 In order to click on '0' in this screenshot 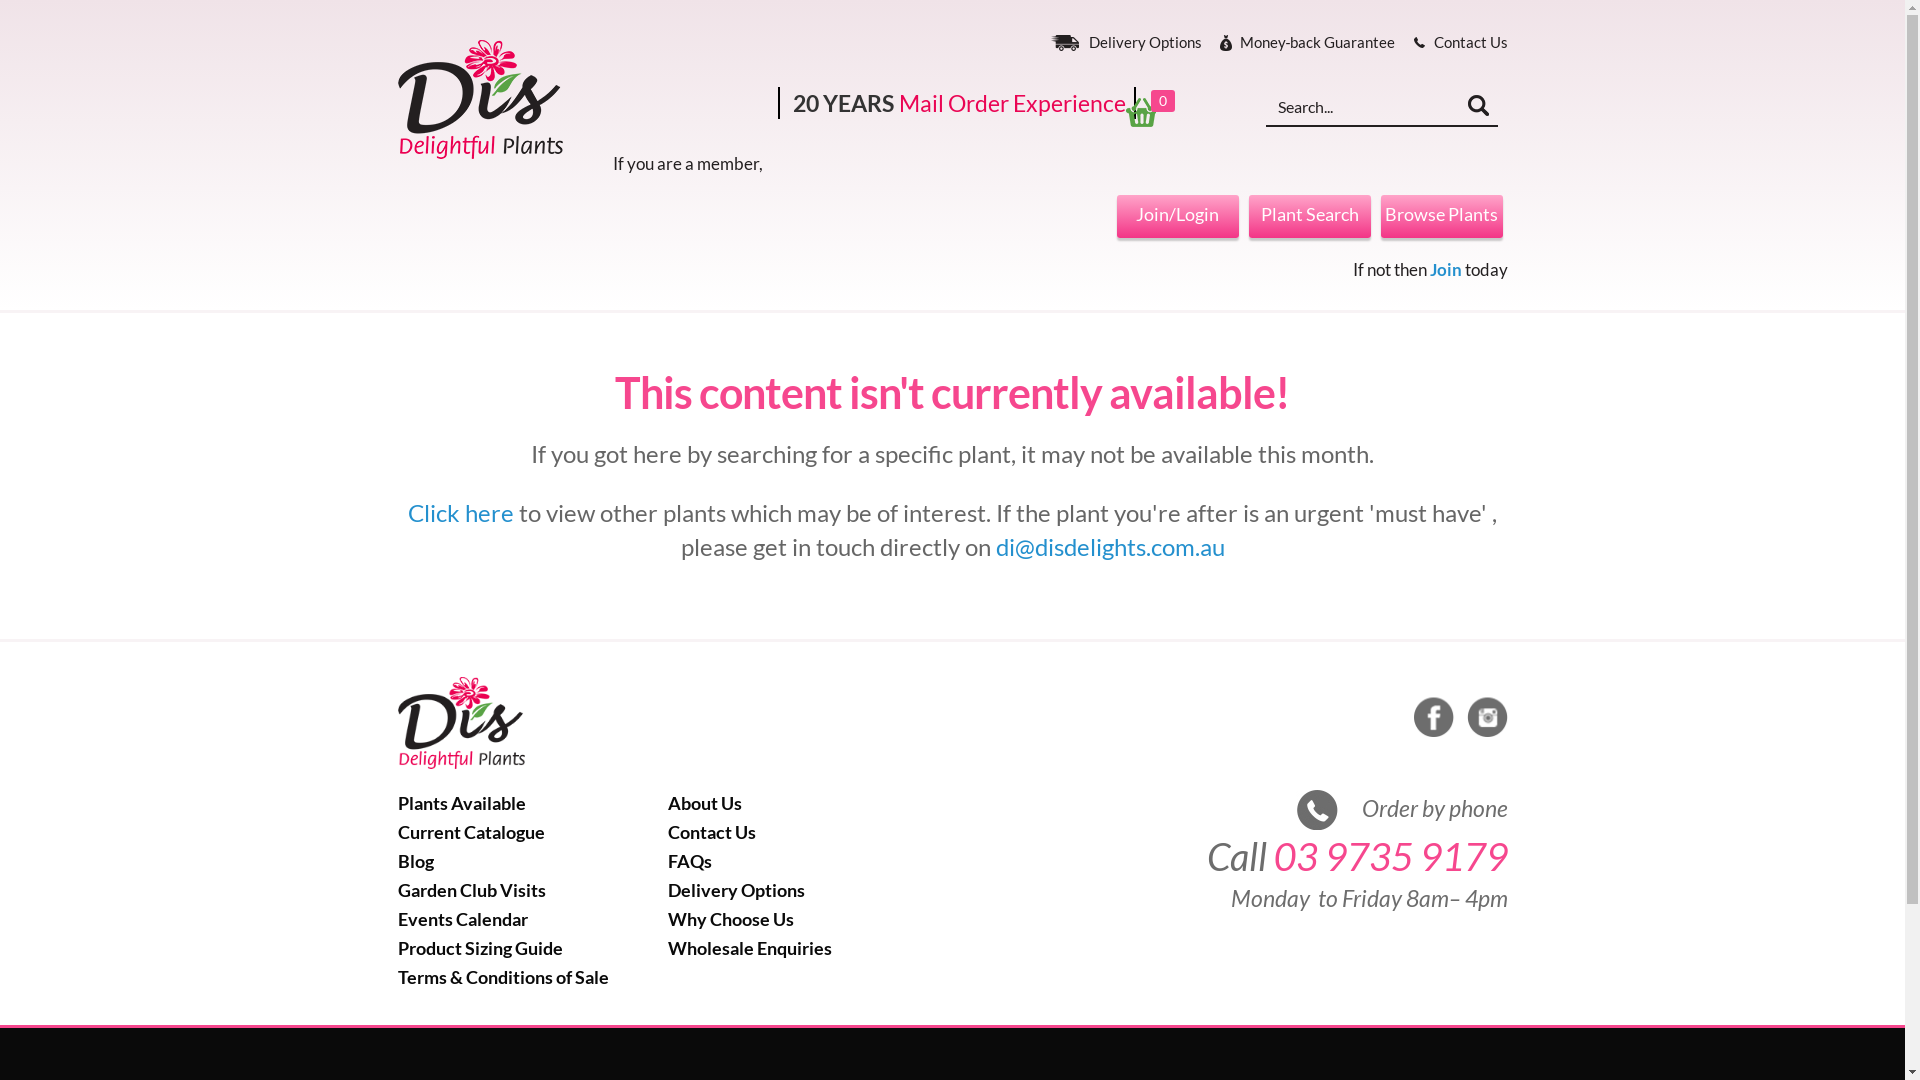, I will do `click(1153, 110)`.